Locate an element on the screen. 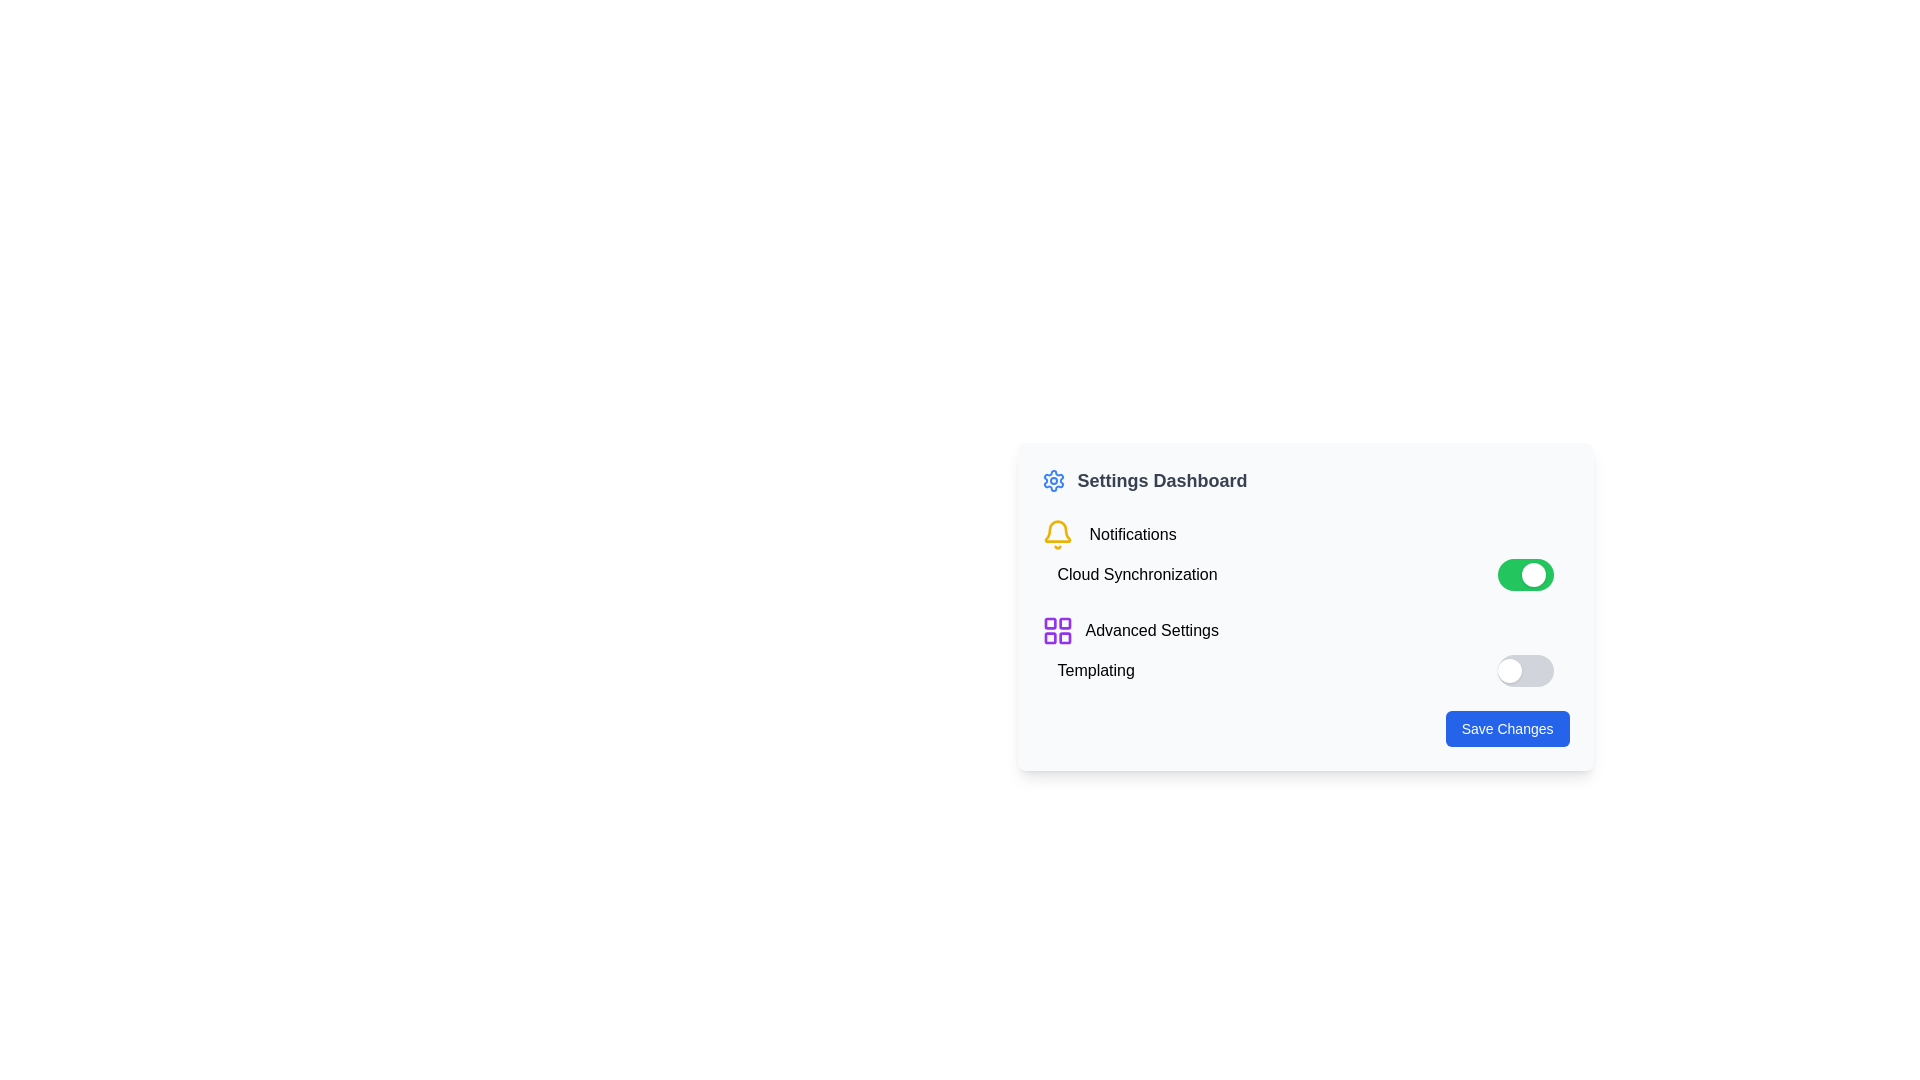 Image resolution: width=1920 pixels, height=1080 pixels. notification bell icon element, which is a curved bell-shaped outline with a bright yellow hue located in the top-left corner of the visible settings panel is located at coordinates (1056, 530).